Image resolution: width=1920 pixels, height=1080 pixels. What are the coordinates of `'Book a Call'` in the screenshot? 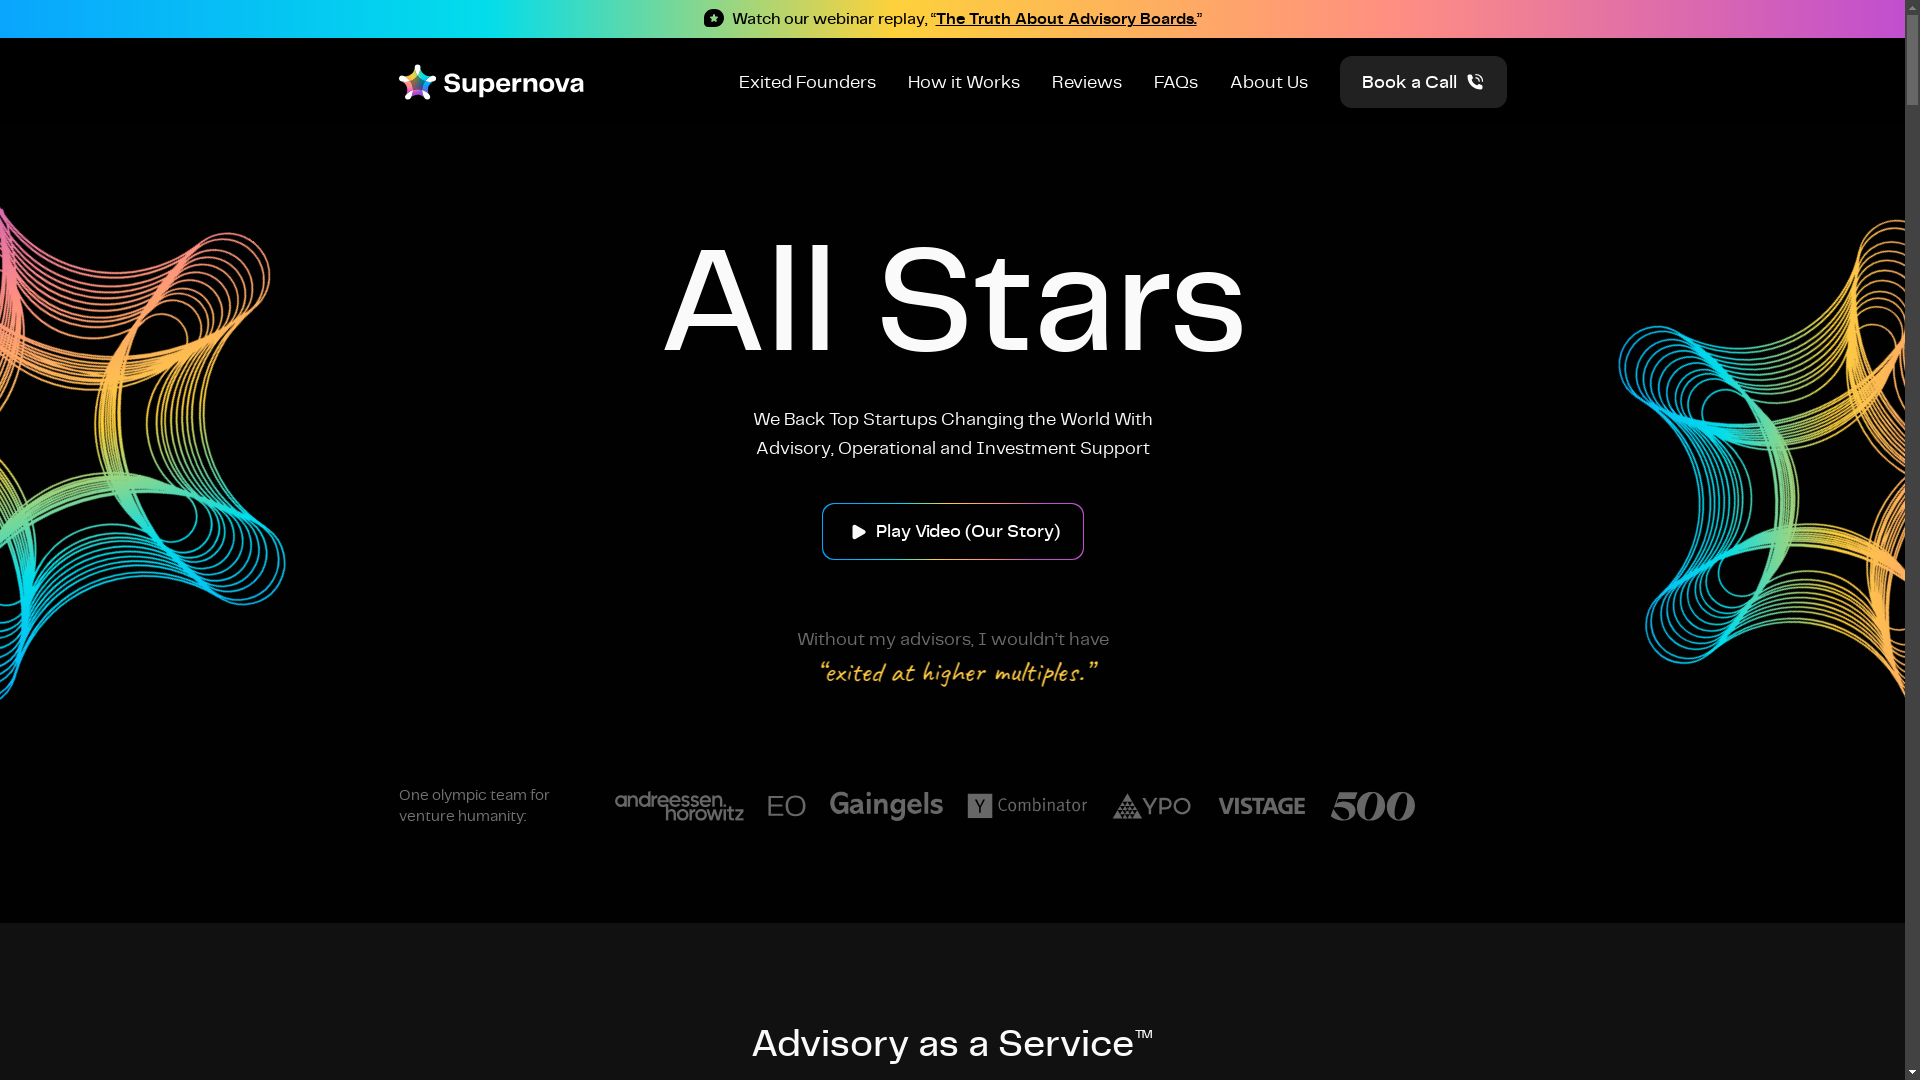 It's located at (1422, 80).